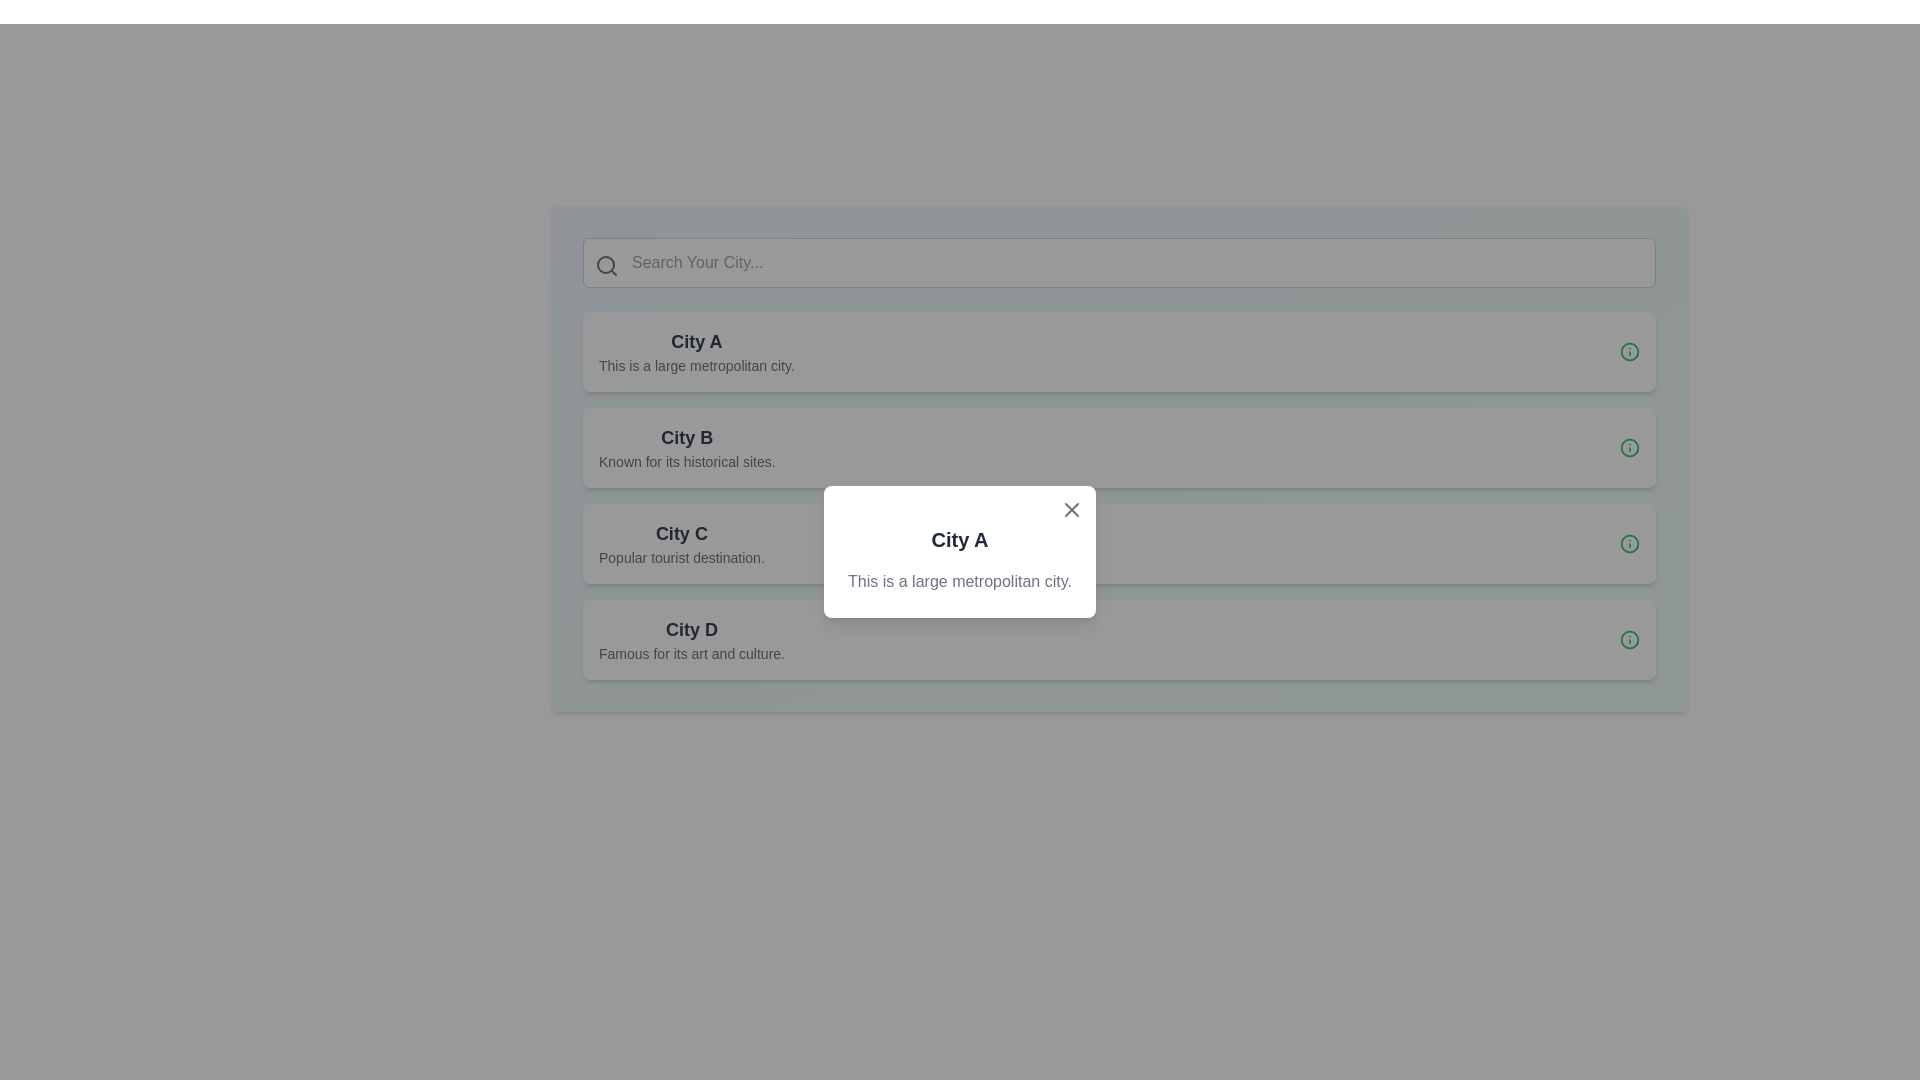  Describe the element at coordinates (681, 532) in the screenshot. I see `the static text label 'City C' which serves as a title to identify the content of the associated block in the vertical list interface` at that location.